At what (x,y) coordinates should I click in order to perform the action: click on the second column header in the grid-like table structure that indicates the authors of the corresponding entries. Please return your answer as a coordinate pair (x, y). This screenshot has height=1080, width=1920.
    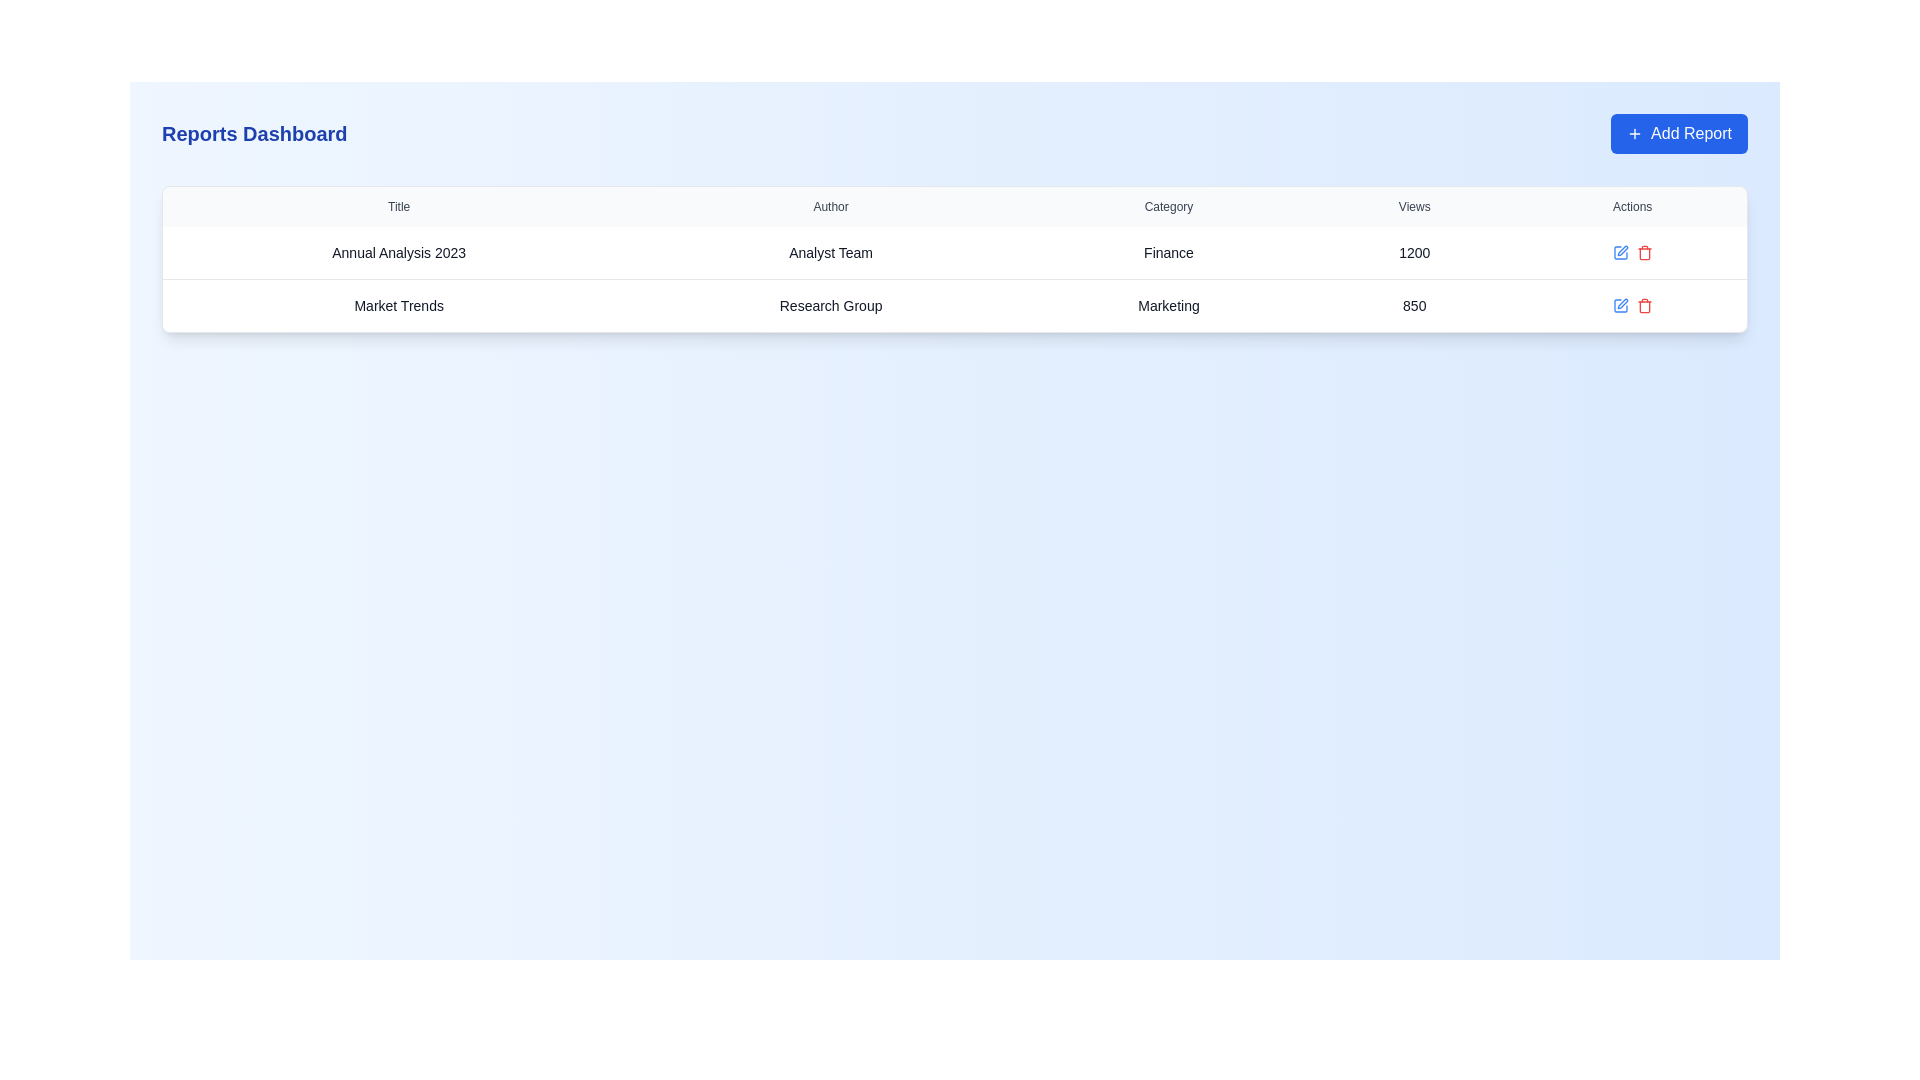
    Looking at the image, I should click on (831, 207).